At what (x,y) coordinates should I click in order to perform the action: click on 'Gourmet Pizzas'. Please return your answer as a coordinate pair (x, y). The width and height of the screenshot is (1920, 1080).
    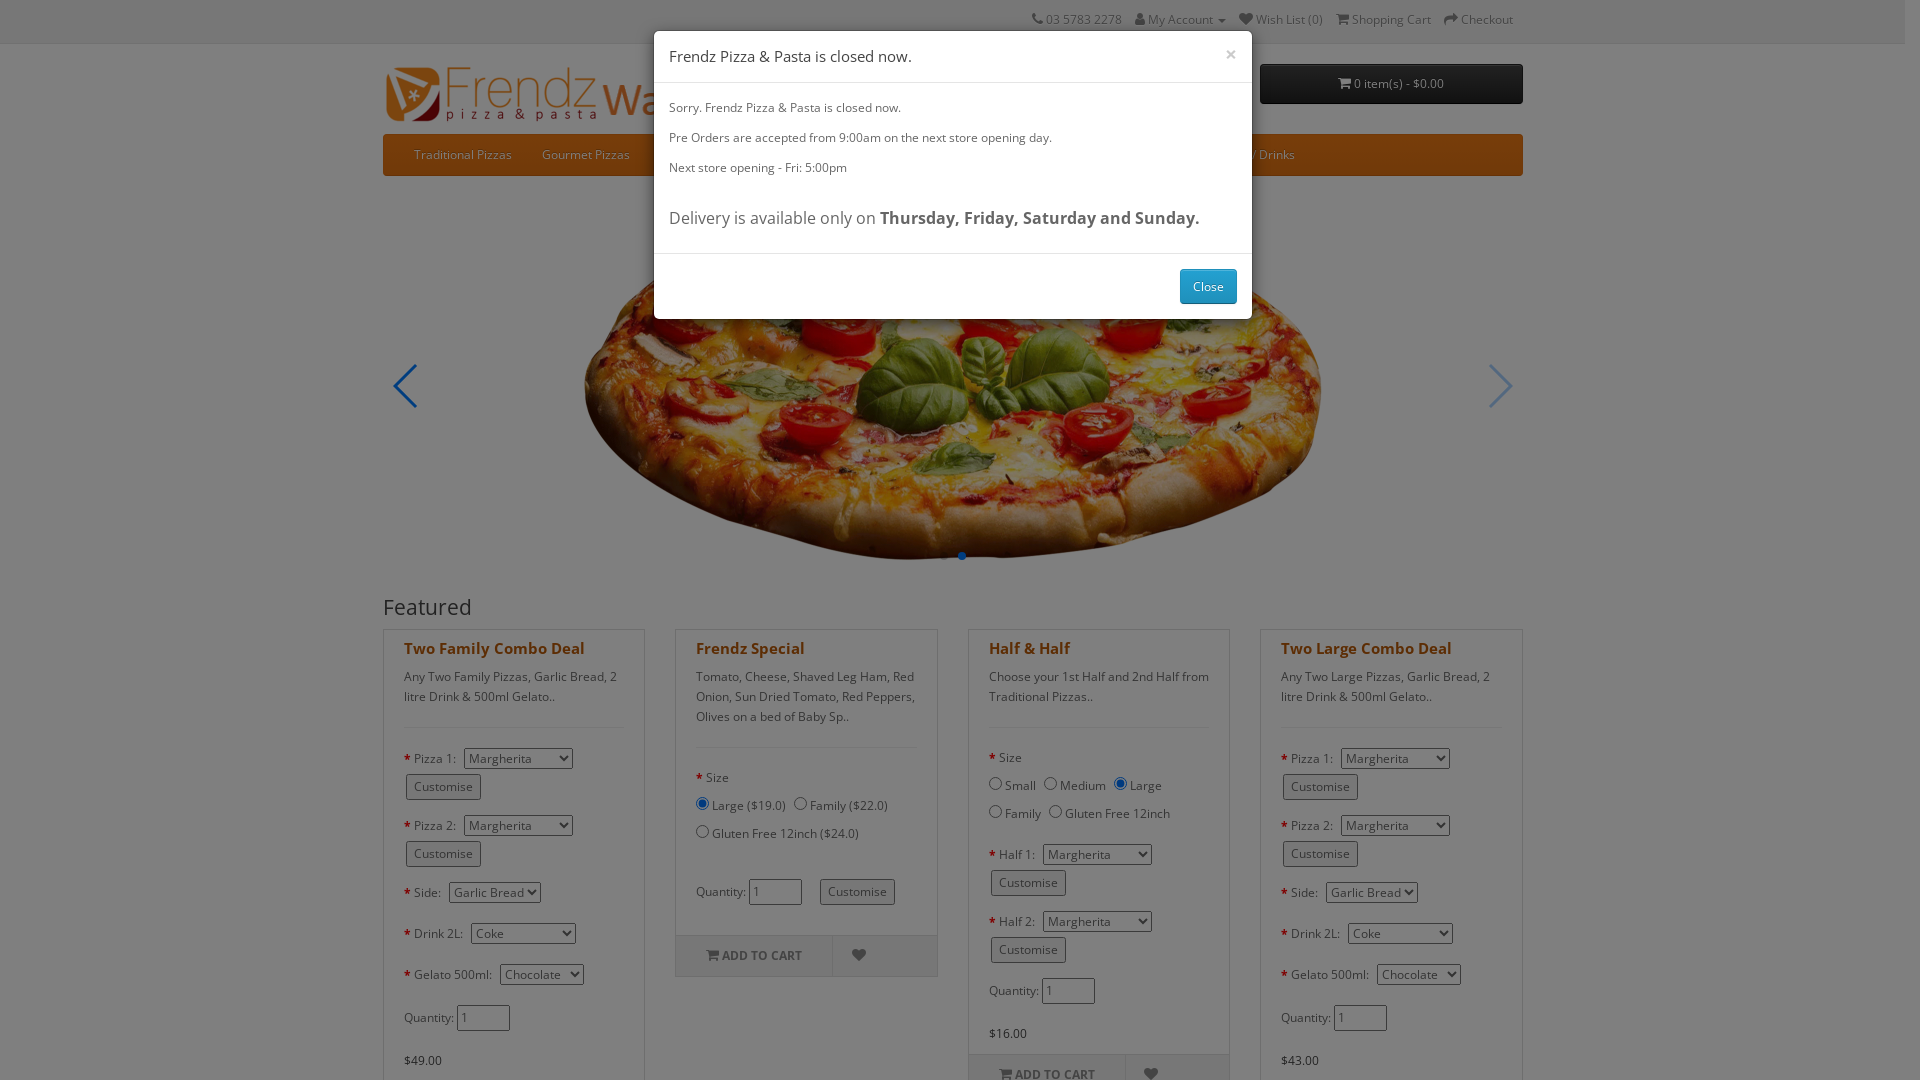
    Looking at the image, I should click on (584, 153).